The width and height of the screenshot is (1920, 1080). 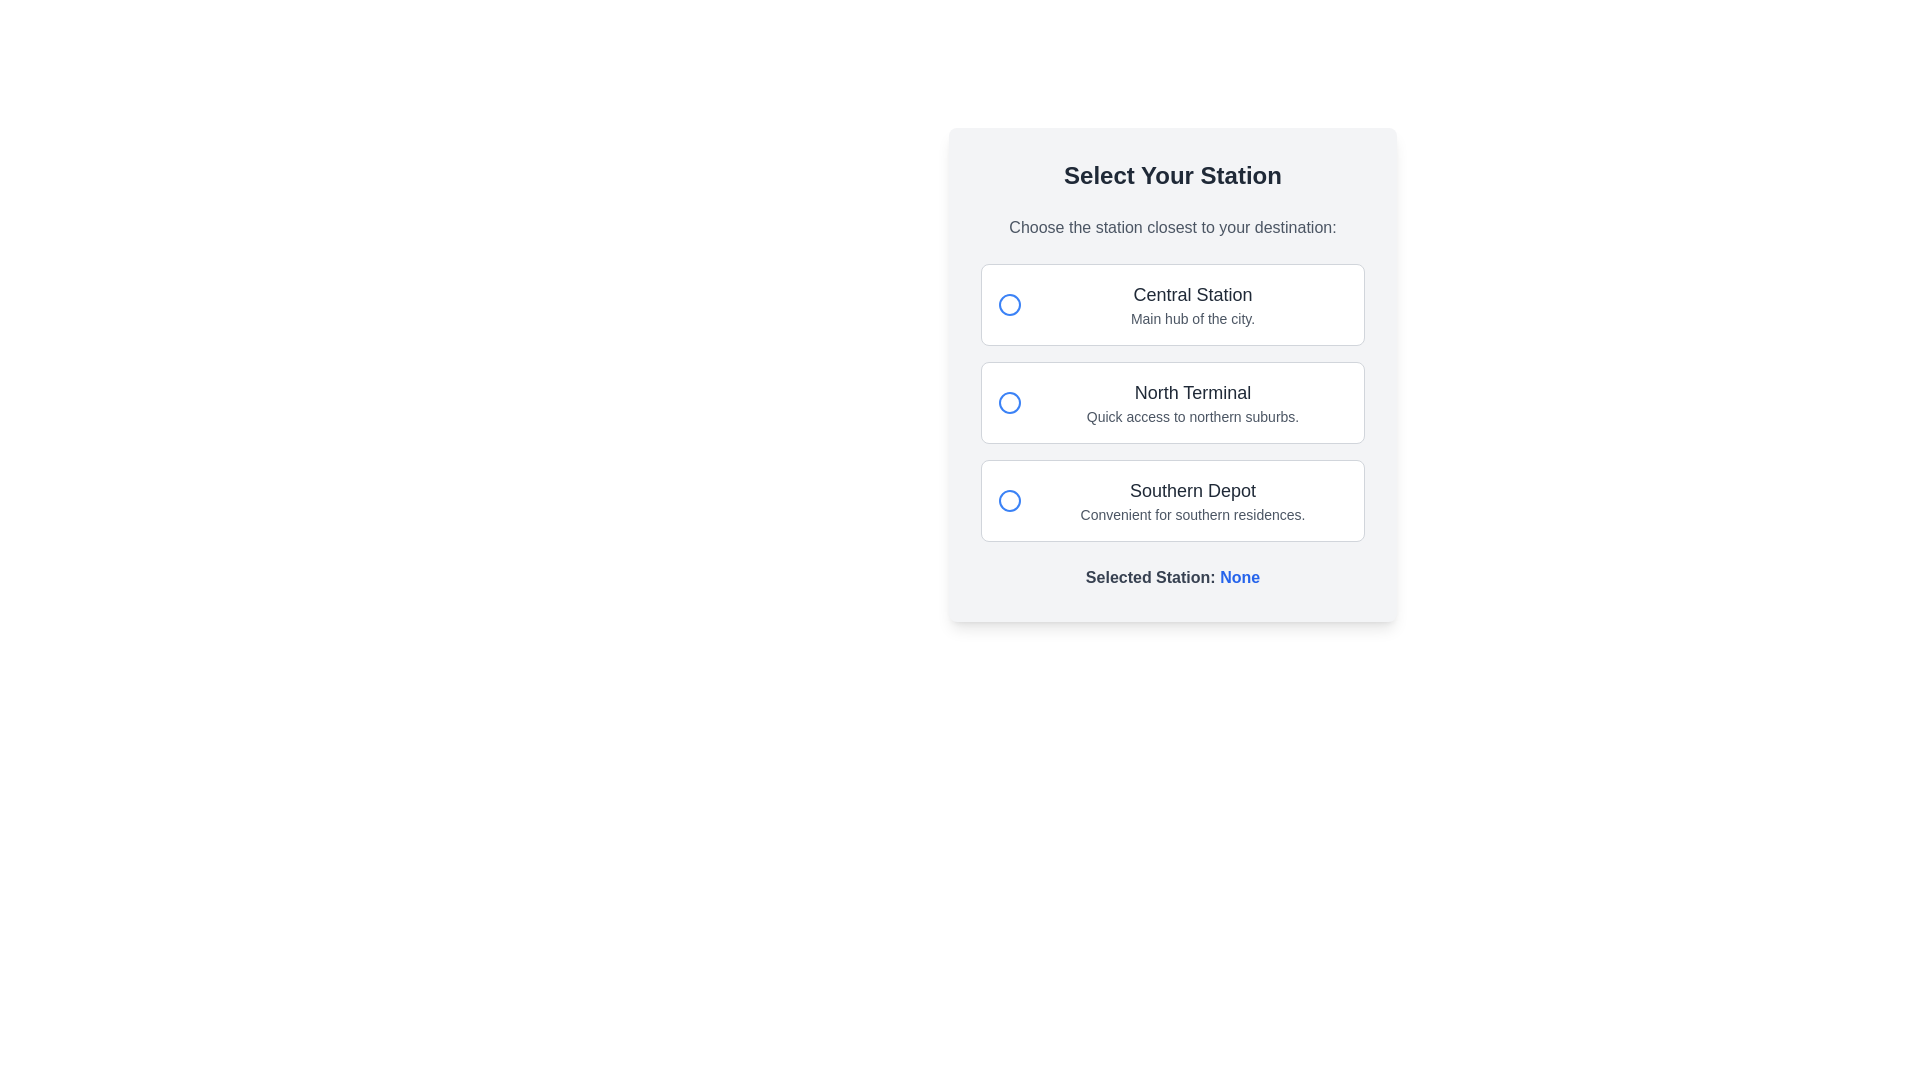 I want to click on the radio button styled with a blue outline and inner white fill, located to the left of the 'Central Station' text, so click(x=1009, y=304).